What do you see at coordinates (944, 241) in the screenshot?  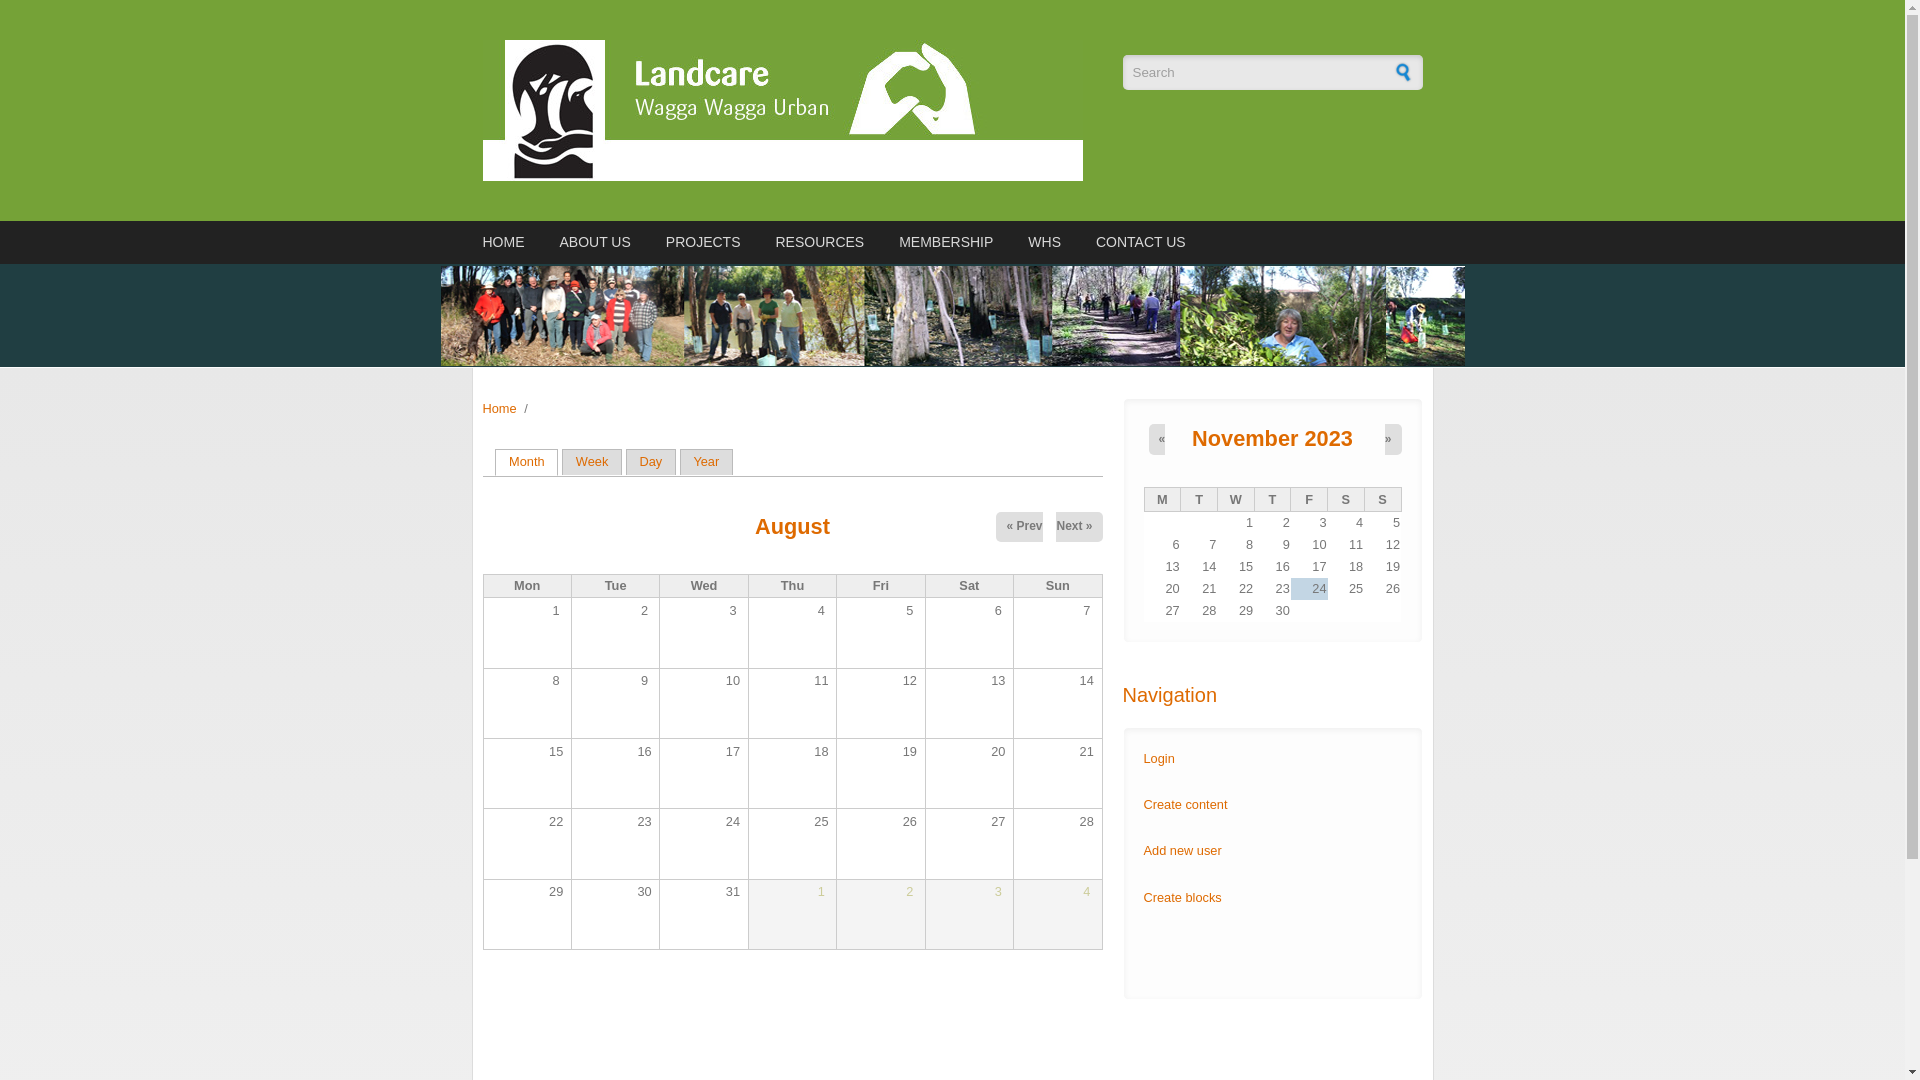 I see `'MEMBERSHIP'` at bounding box center [944, 241].